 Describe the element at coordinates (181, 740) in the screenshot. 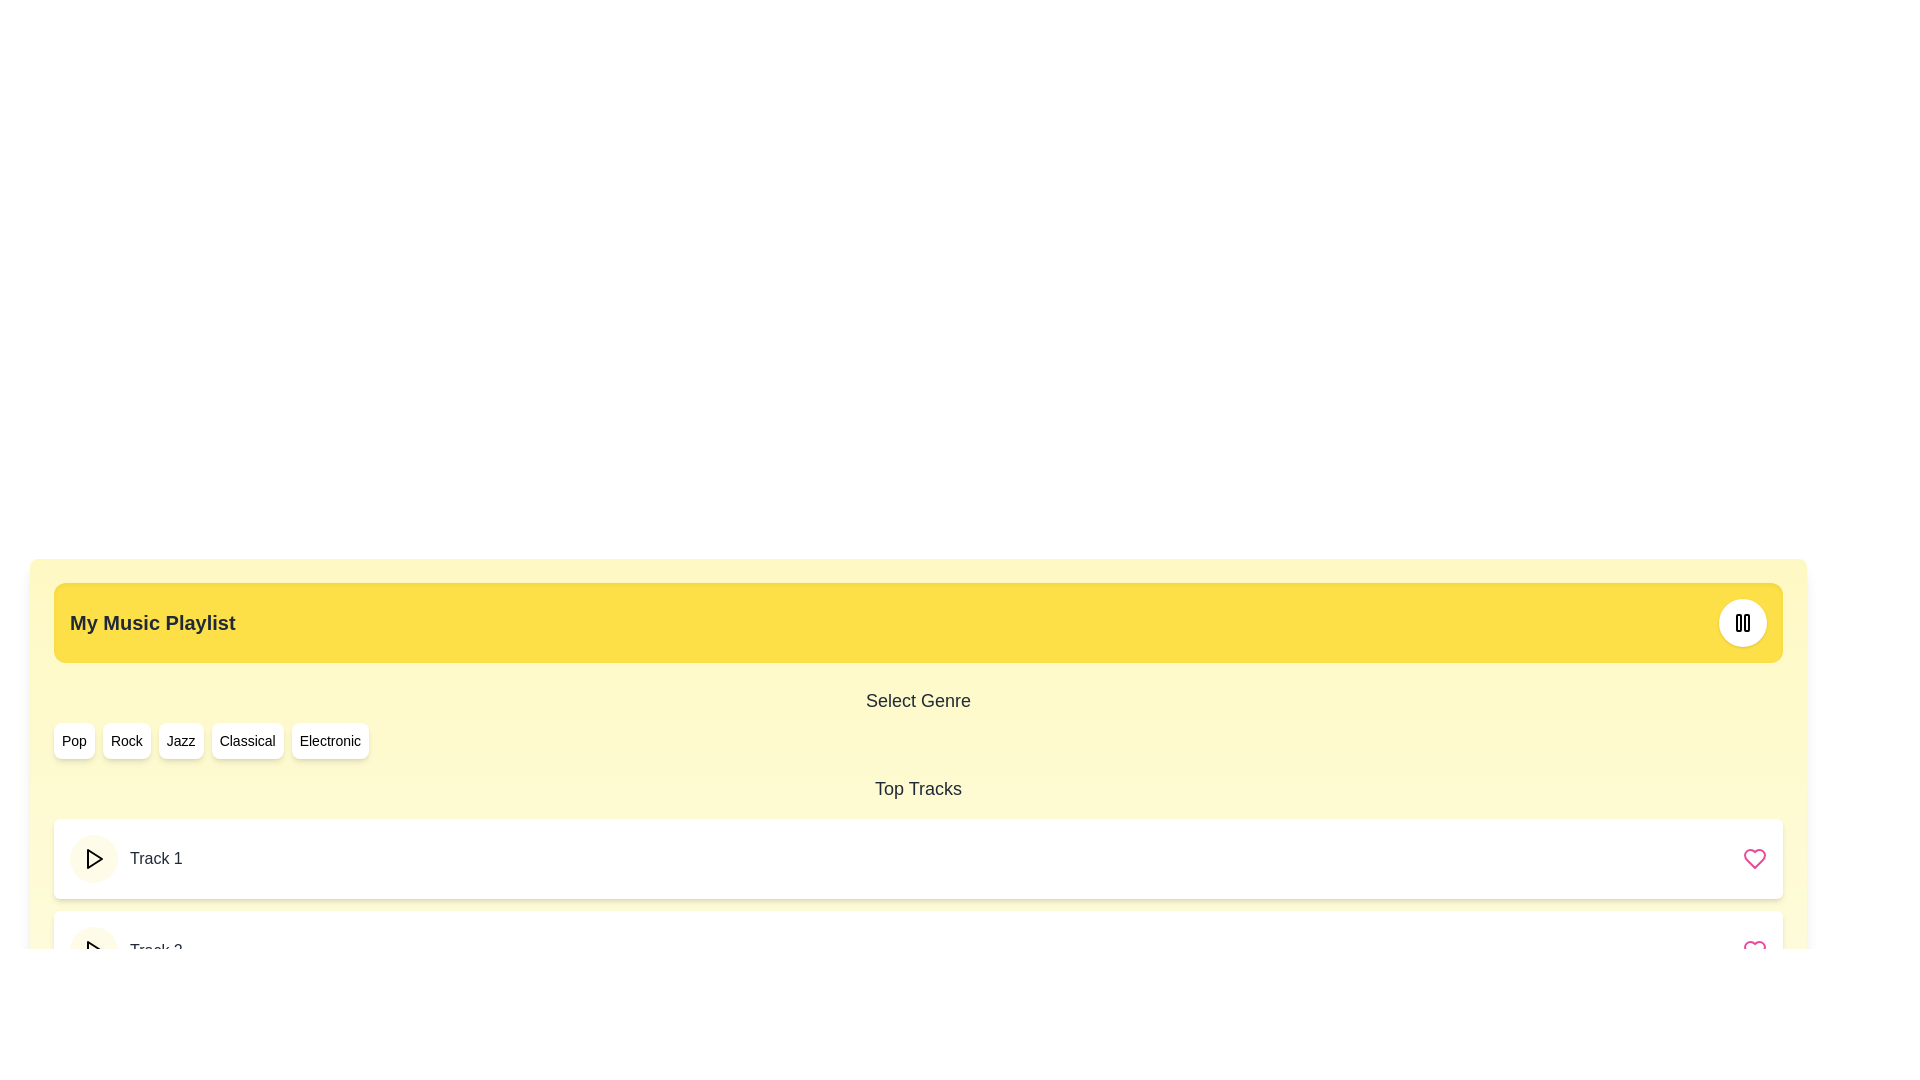

I see `the 'Jazz' button, which is the third button in the horizontal list under 'My Music Playlist', to change its background color to light yellow` at that location.